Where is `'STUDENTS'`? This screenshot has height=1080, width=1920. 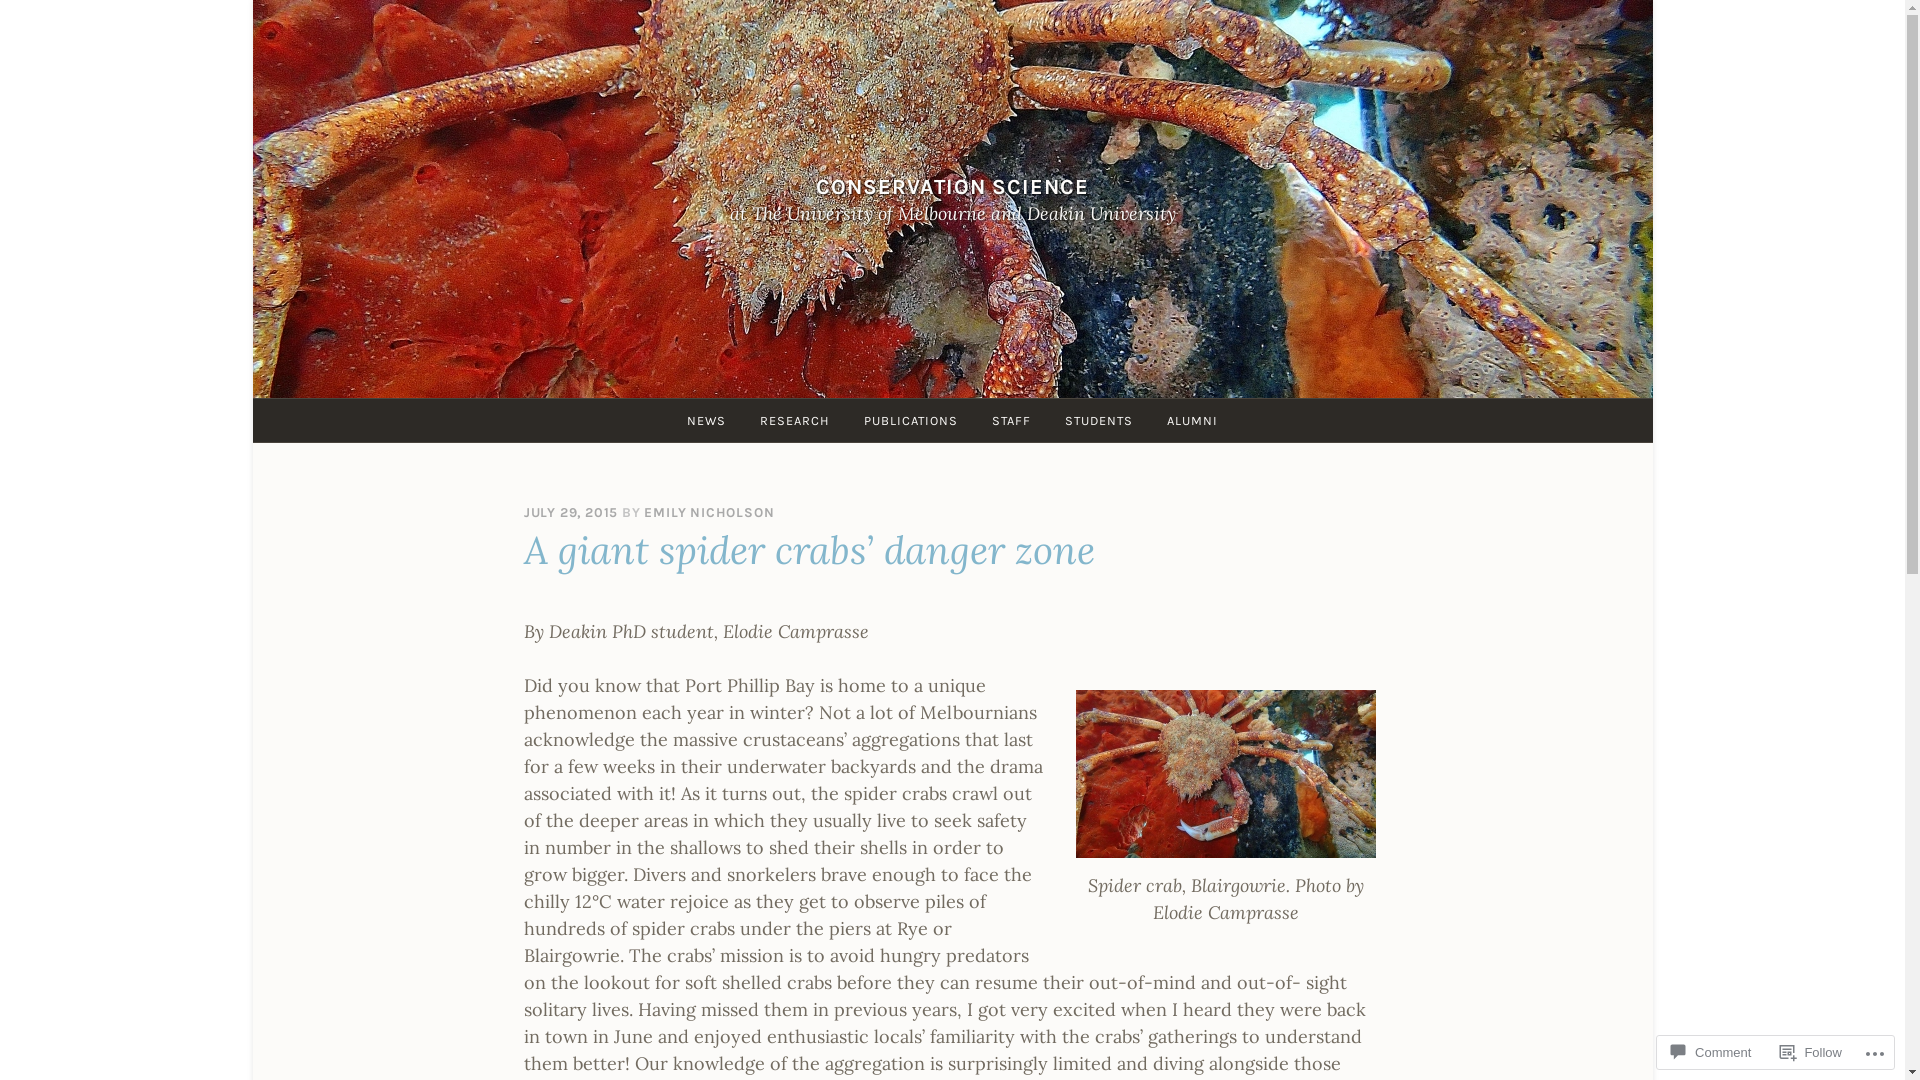 'STUDENTS' is located at coordinates (1098, 419).